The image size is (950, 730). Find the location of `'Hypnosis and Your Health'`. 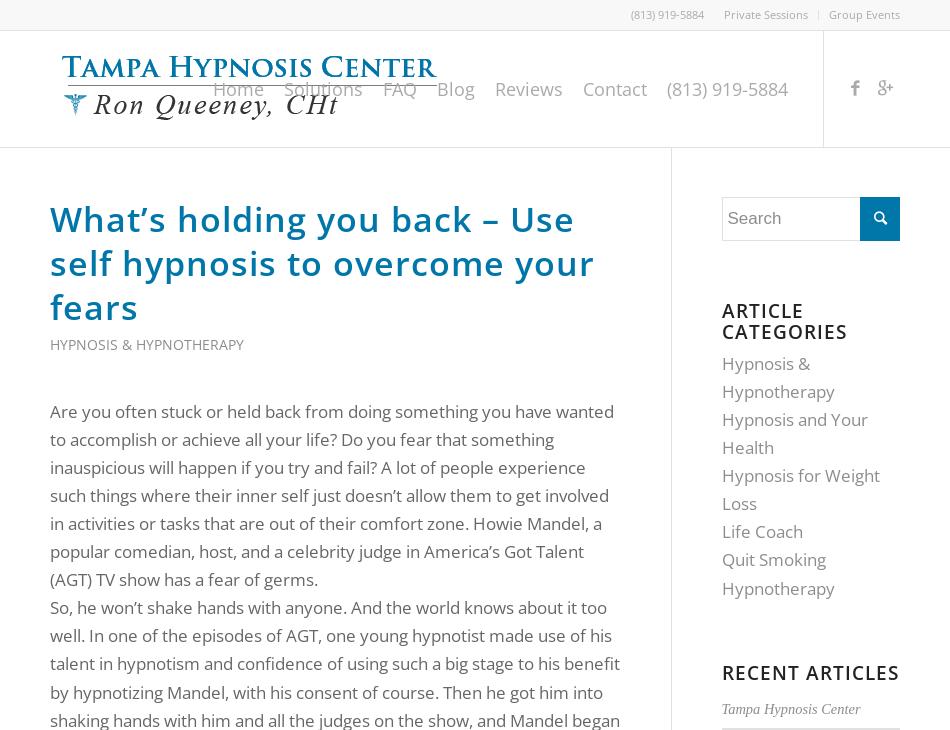

'Hypnosis and Your Health' is located at coordinates (793, 432).